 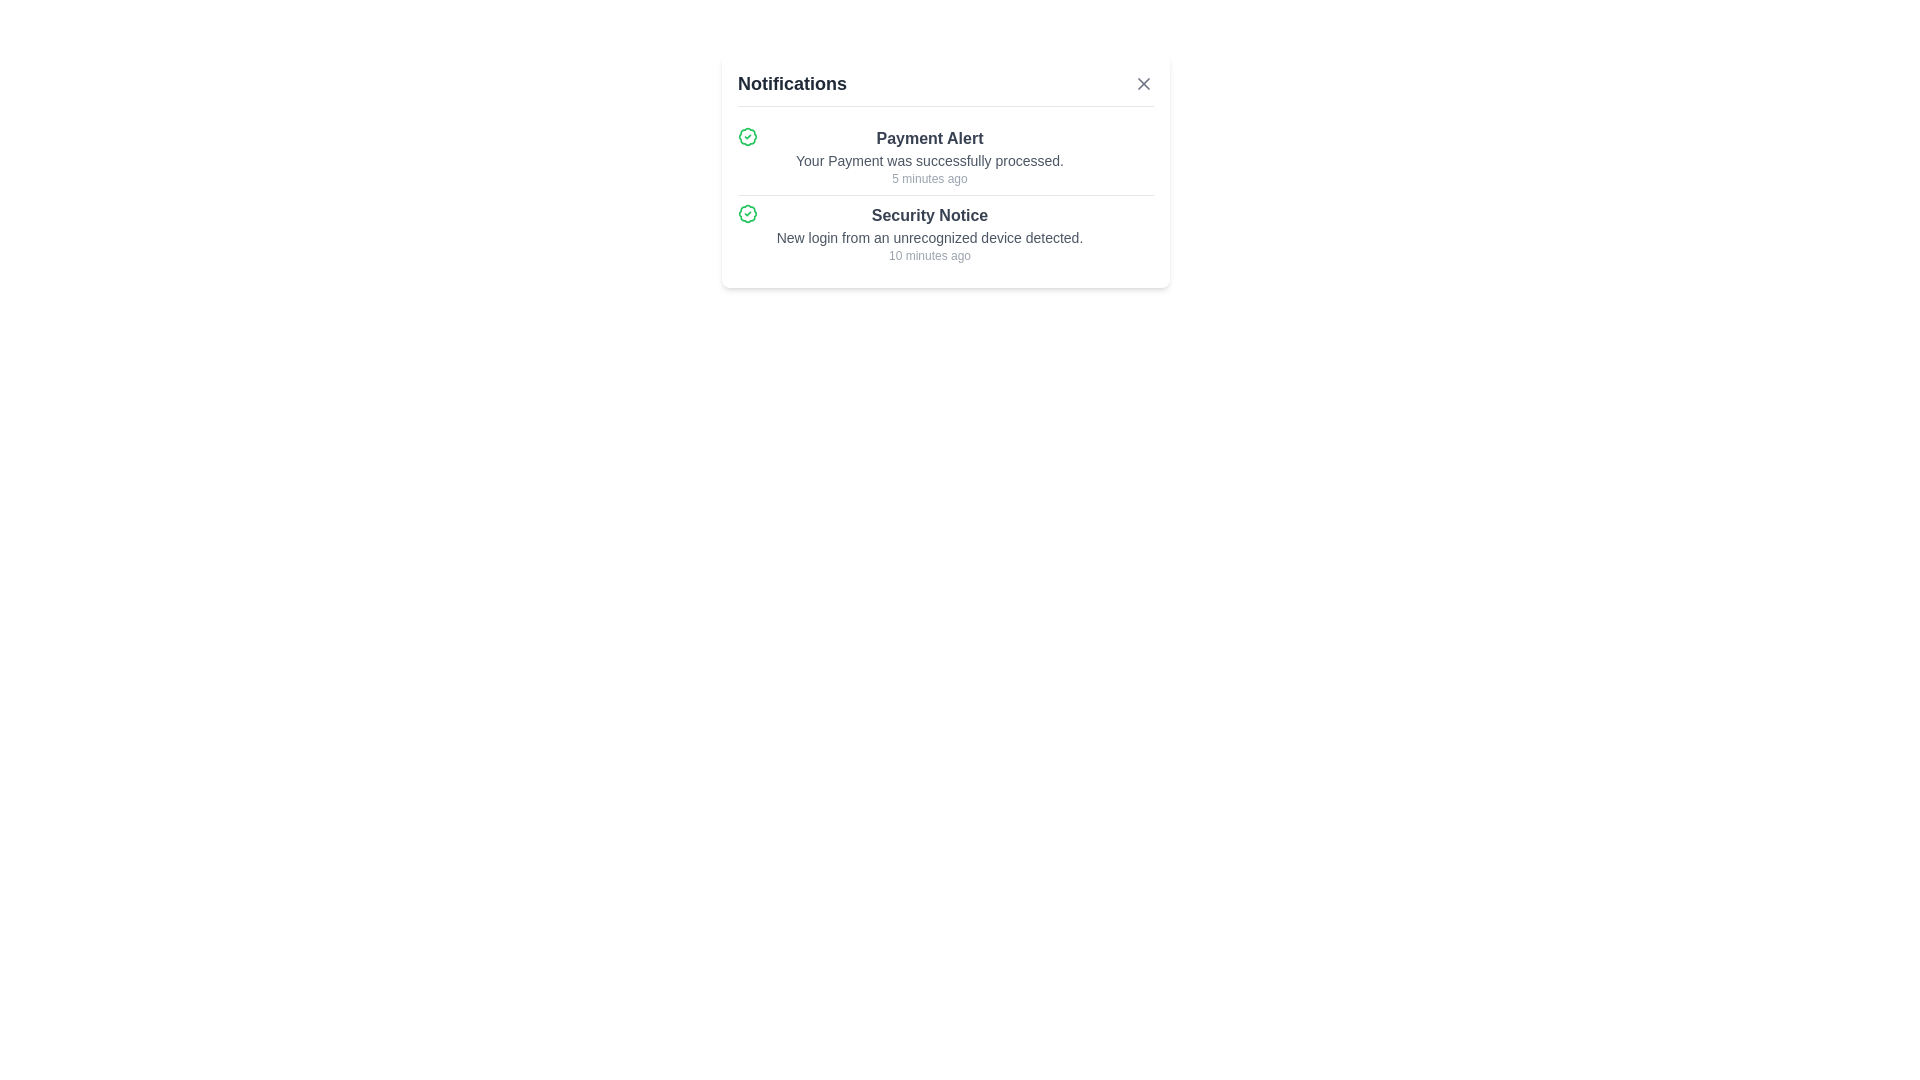 What do you see at coordinates (747, 136) in the screenshot?
I see `the green circular icon with a checkmark inside it, located to the left of the 'Payment Alert' notification message` at bounding box center [747, 136].